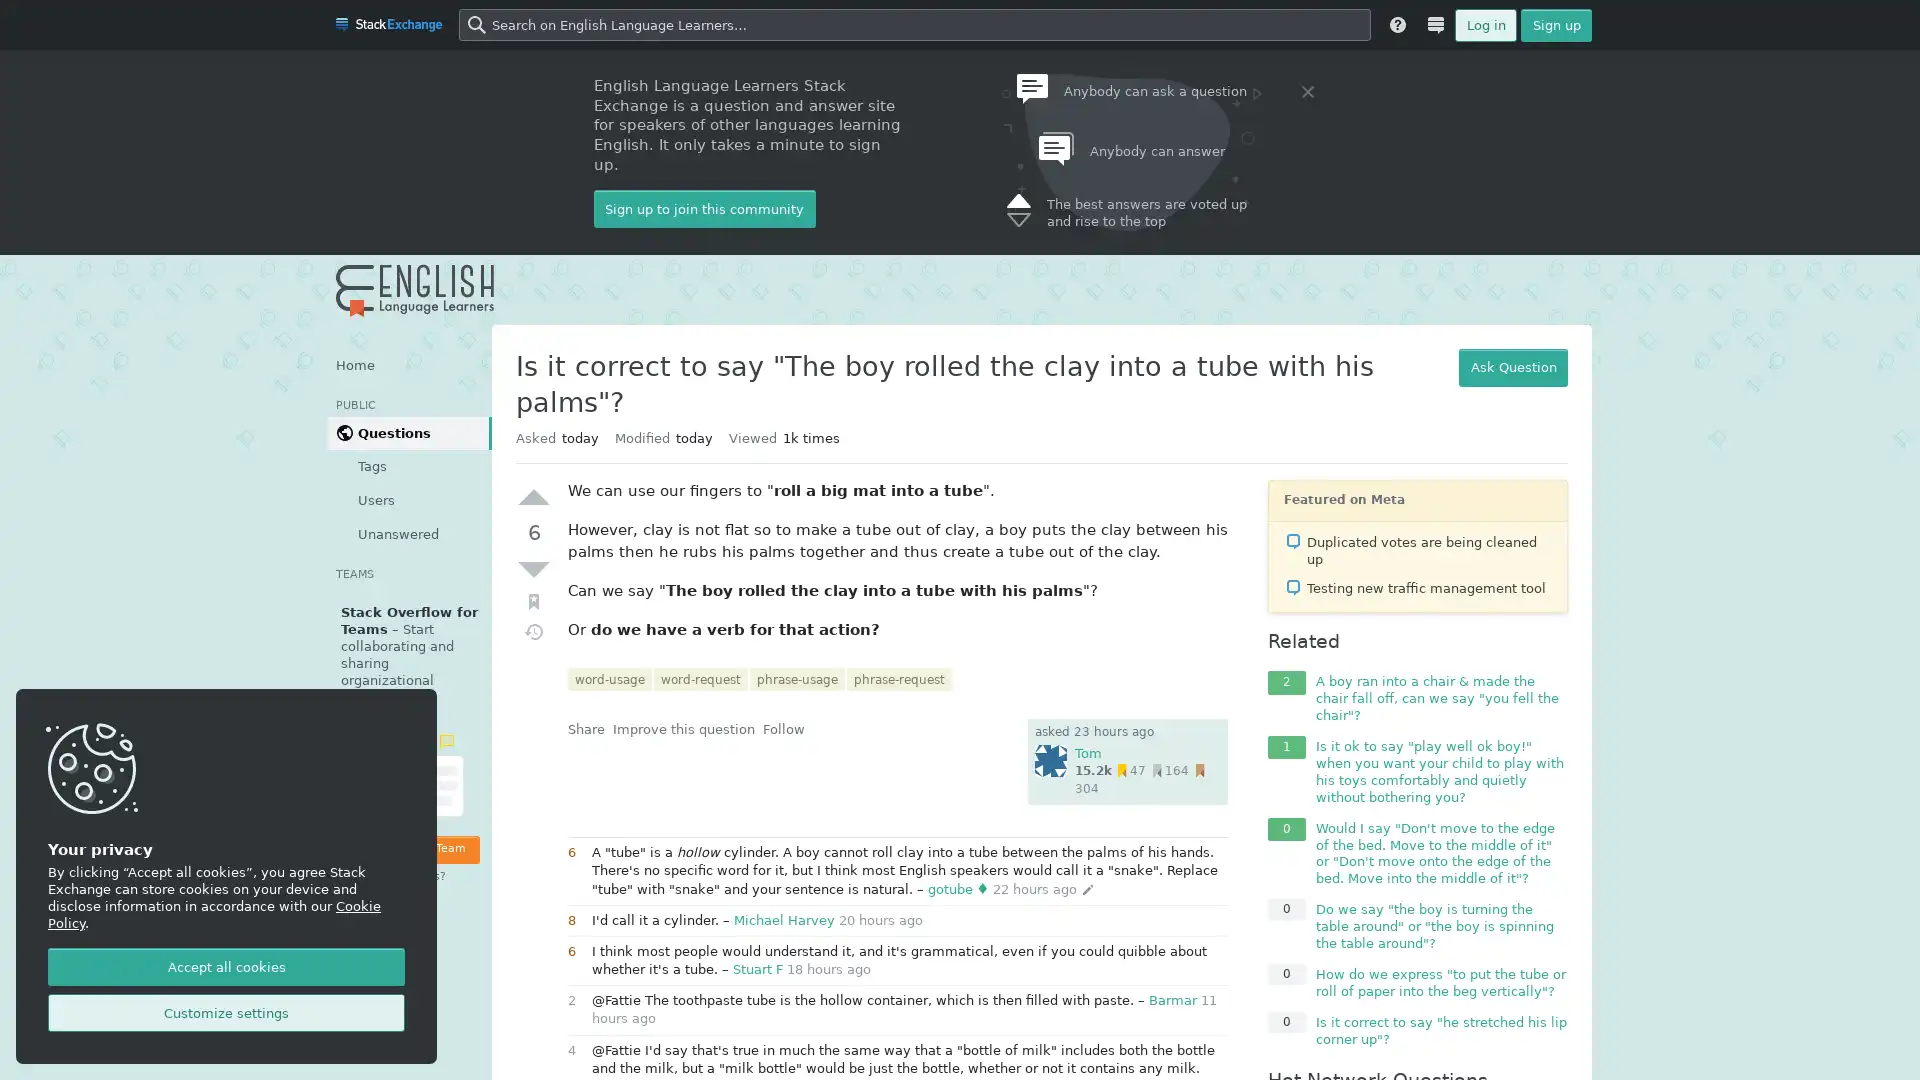 The width and height of the screenshot is (1920, 1080). I want to click on Follow, so click(782, 729).